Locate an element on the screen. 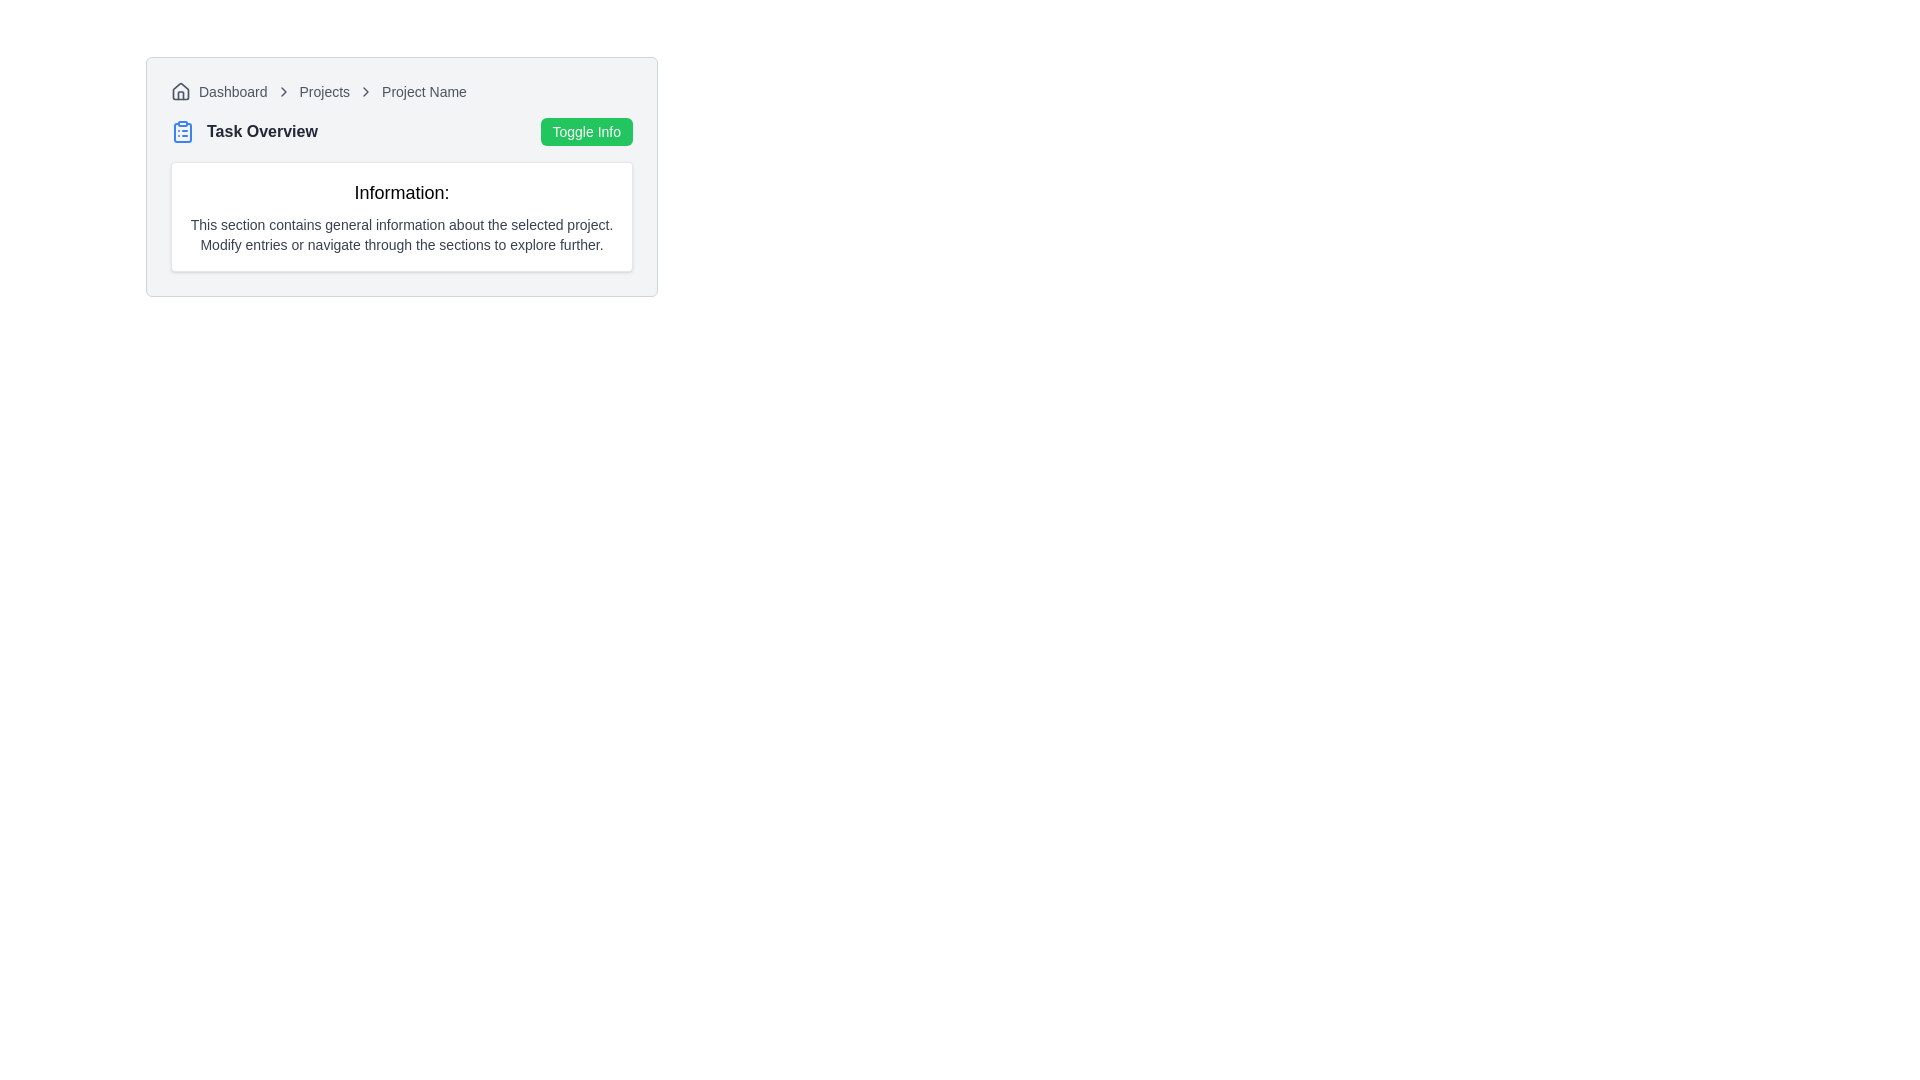 The height and width of the screenshot is (1080, 1920). the text label that serves as a section title or header, located directly to the left of the green button labeled 'Toggle Info' is located at coordinates (243, 131).